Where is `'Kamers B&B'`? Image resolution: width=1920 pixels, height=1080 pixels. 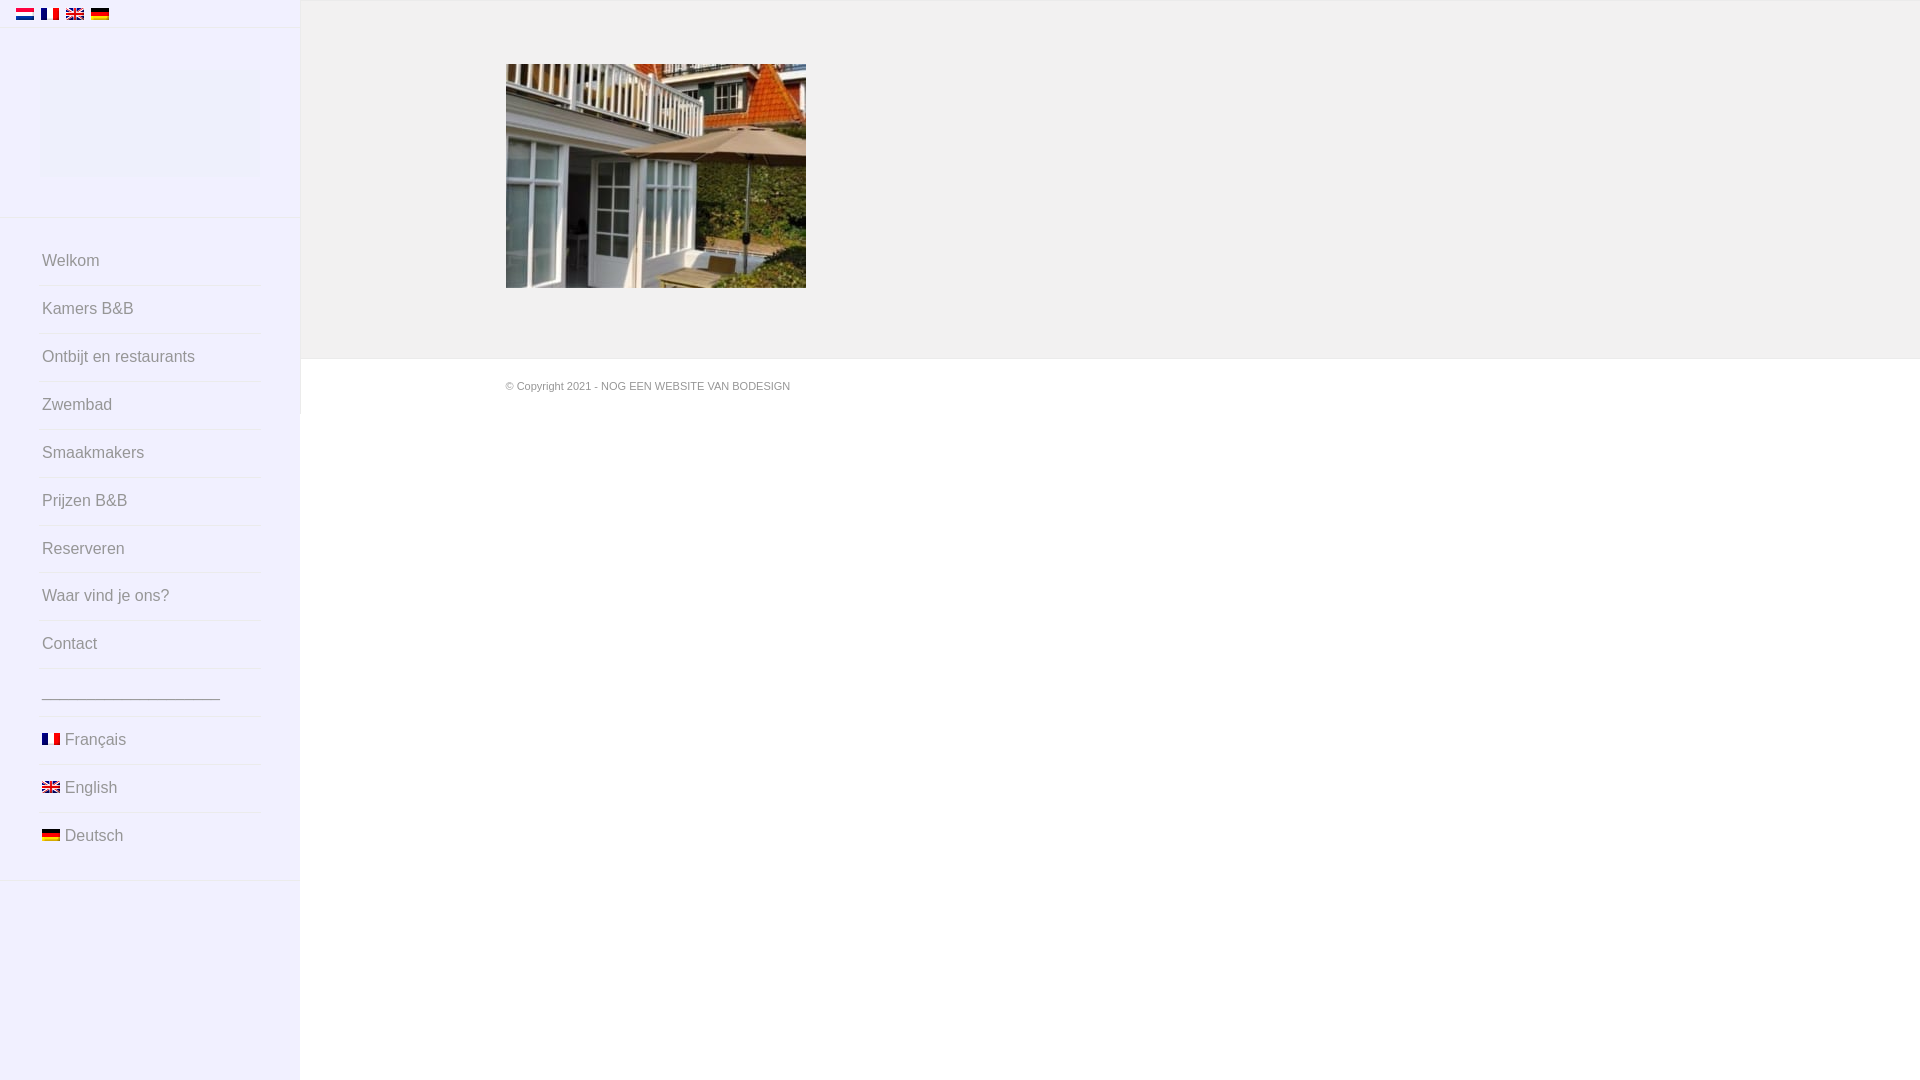
'Kamers B&B' is located at coordinates (148, 309).